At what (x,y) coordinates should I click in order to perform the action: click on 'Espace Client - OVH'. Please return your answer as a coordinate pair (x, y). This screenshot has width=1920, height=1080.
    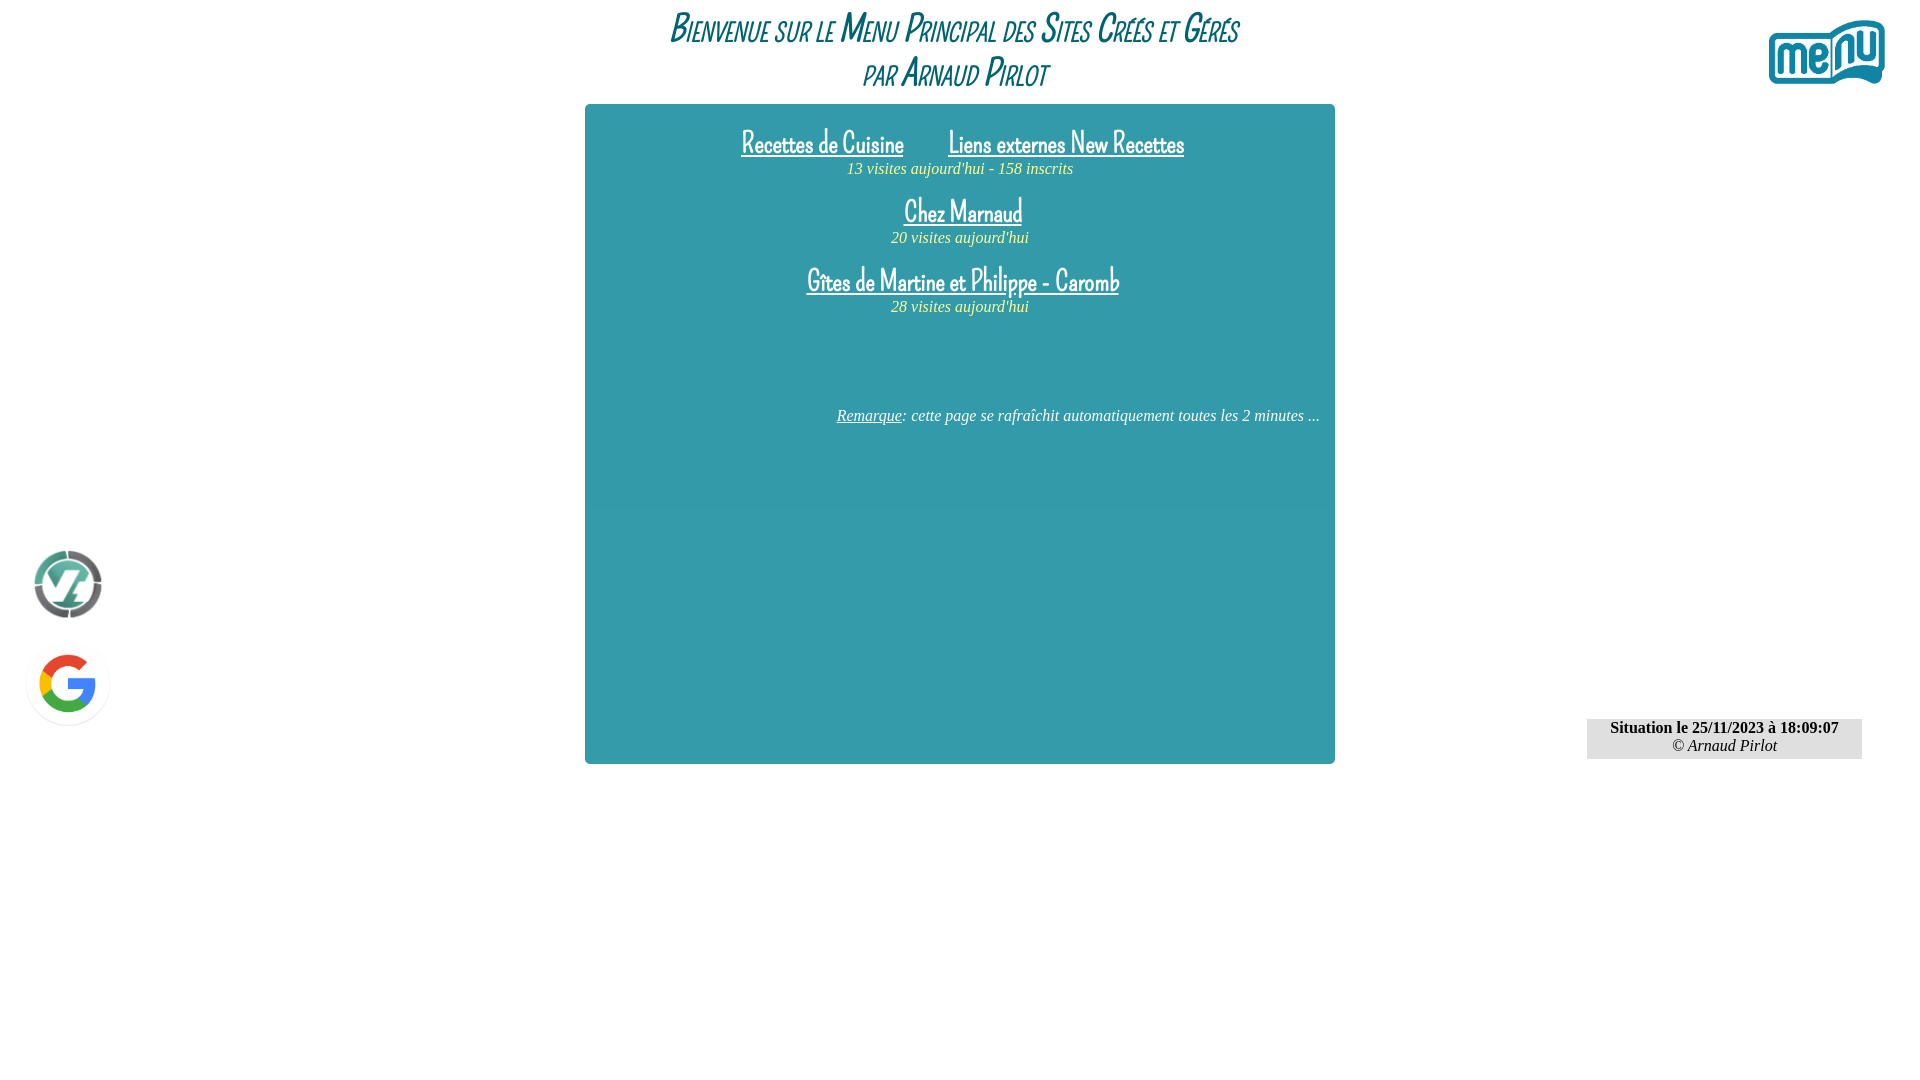
    Looking at the image, I should click on (33, 583).